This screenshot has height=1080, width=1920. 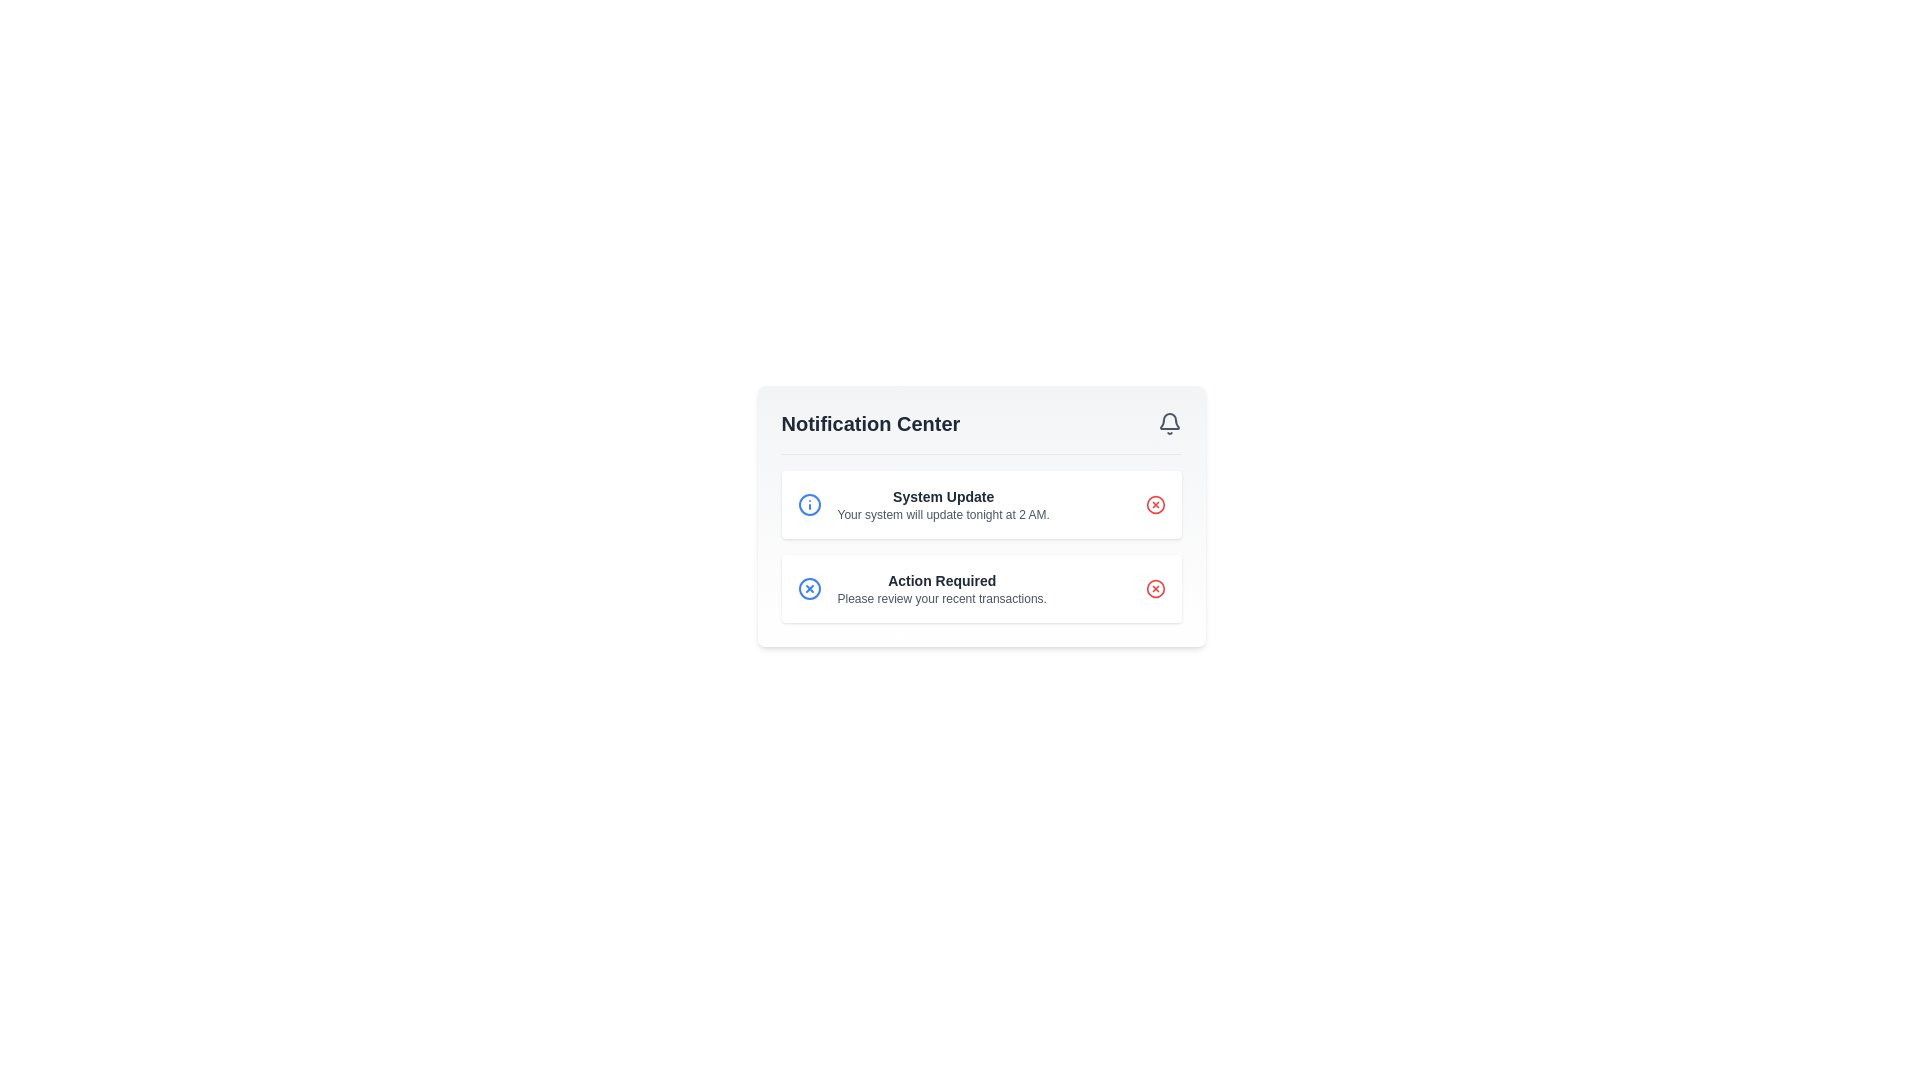 What do you see at coordinates (941, 588) in the screenshot?
I see `the Text element displaying 'Action Required' in the Notification Center card, which provides a subtext 'Please review your recent transactions.'` at bounding box center [941, 588].